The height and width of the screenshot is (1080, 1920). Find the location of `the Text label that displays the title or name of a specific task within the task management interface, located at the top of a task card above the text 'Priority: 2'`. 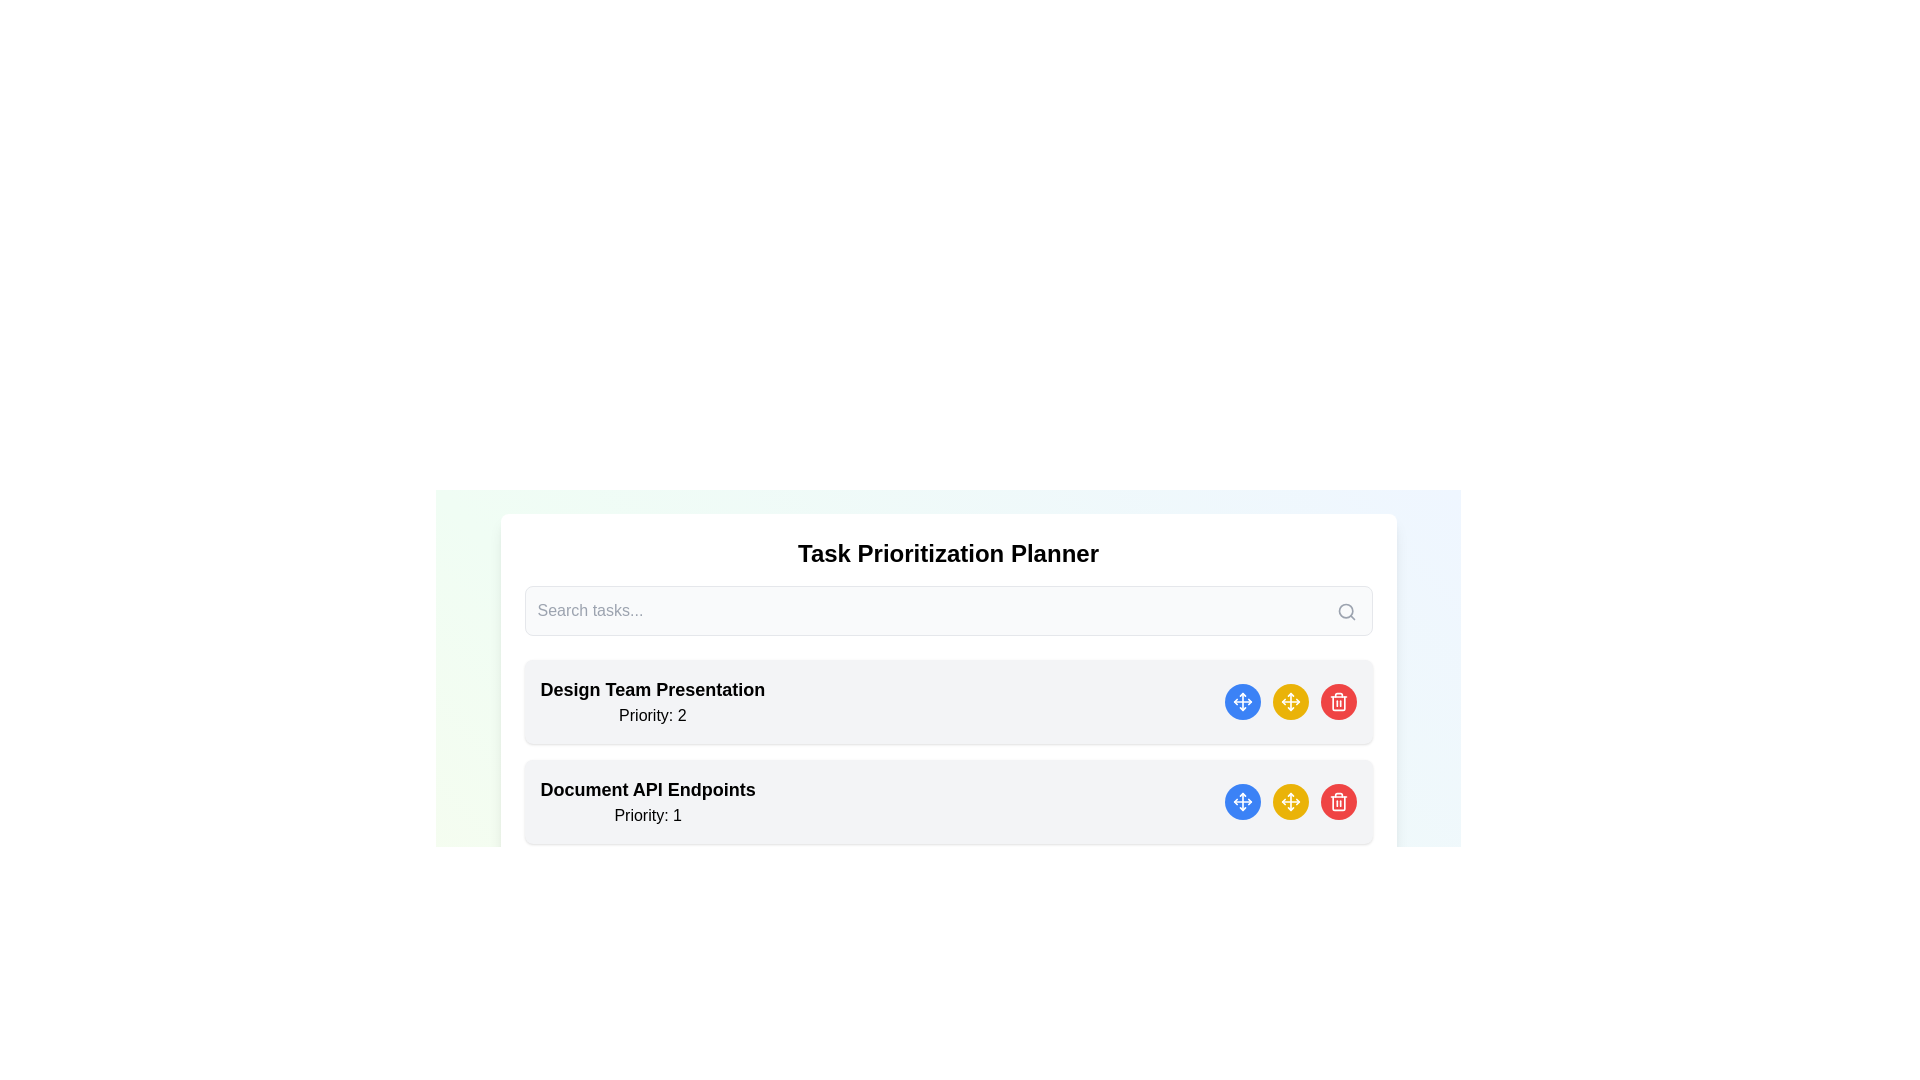

the Text label that displays the title or name of a specific task within the task management interface, located at the top of a task card above the text 'Priority: 2' is located at coordinates (652, 689).